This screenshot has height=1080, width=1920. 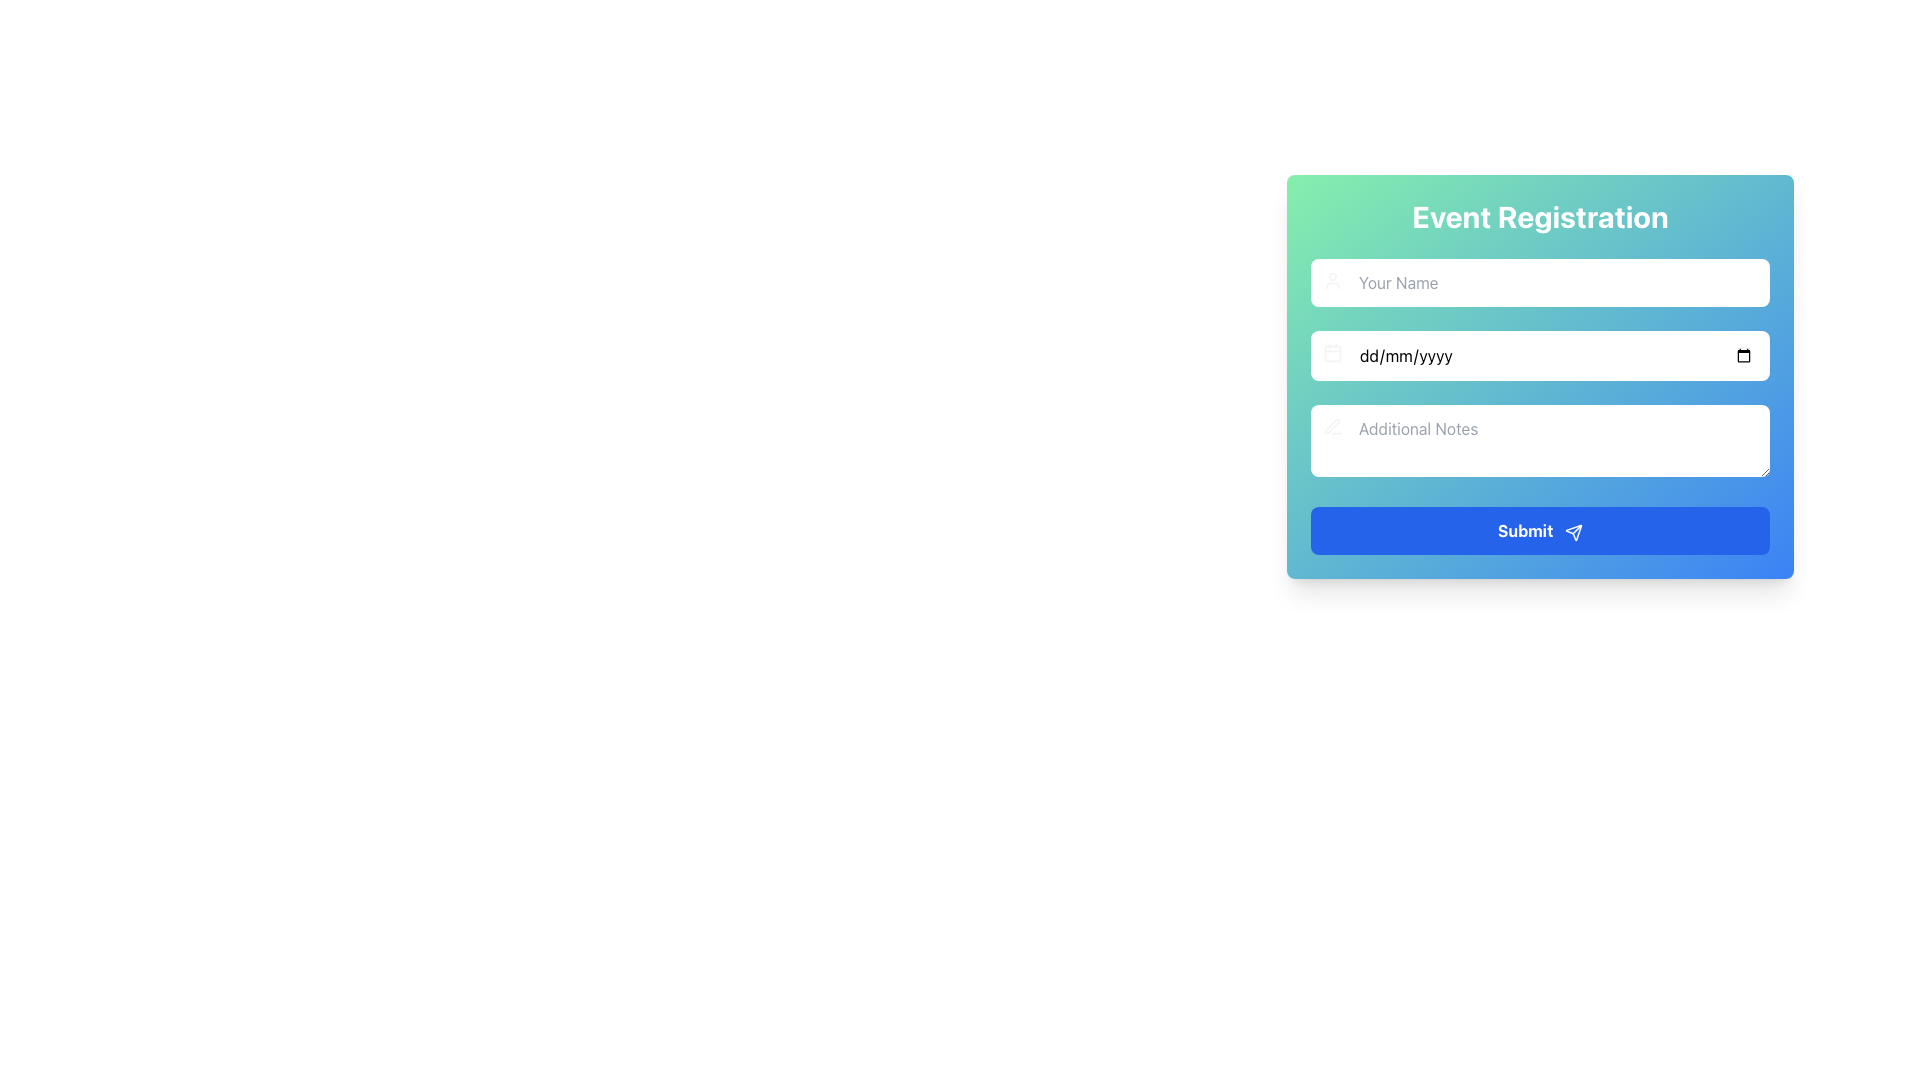 What do you see at coordinates (1539, 406) in the screenshot?
I see `the text input box labeled 'Additional Notes'` at bounding box center [1539, 406].